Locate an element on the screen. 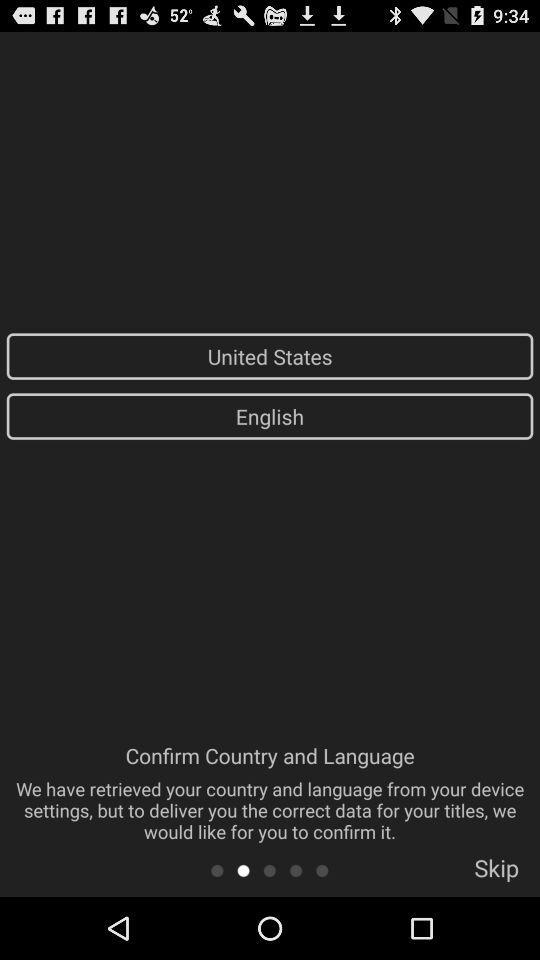 The image size is (540, 960). the icon above english icon is located at coordinates (270, 356).